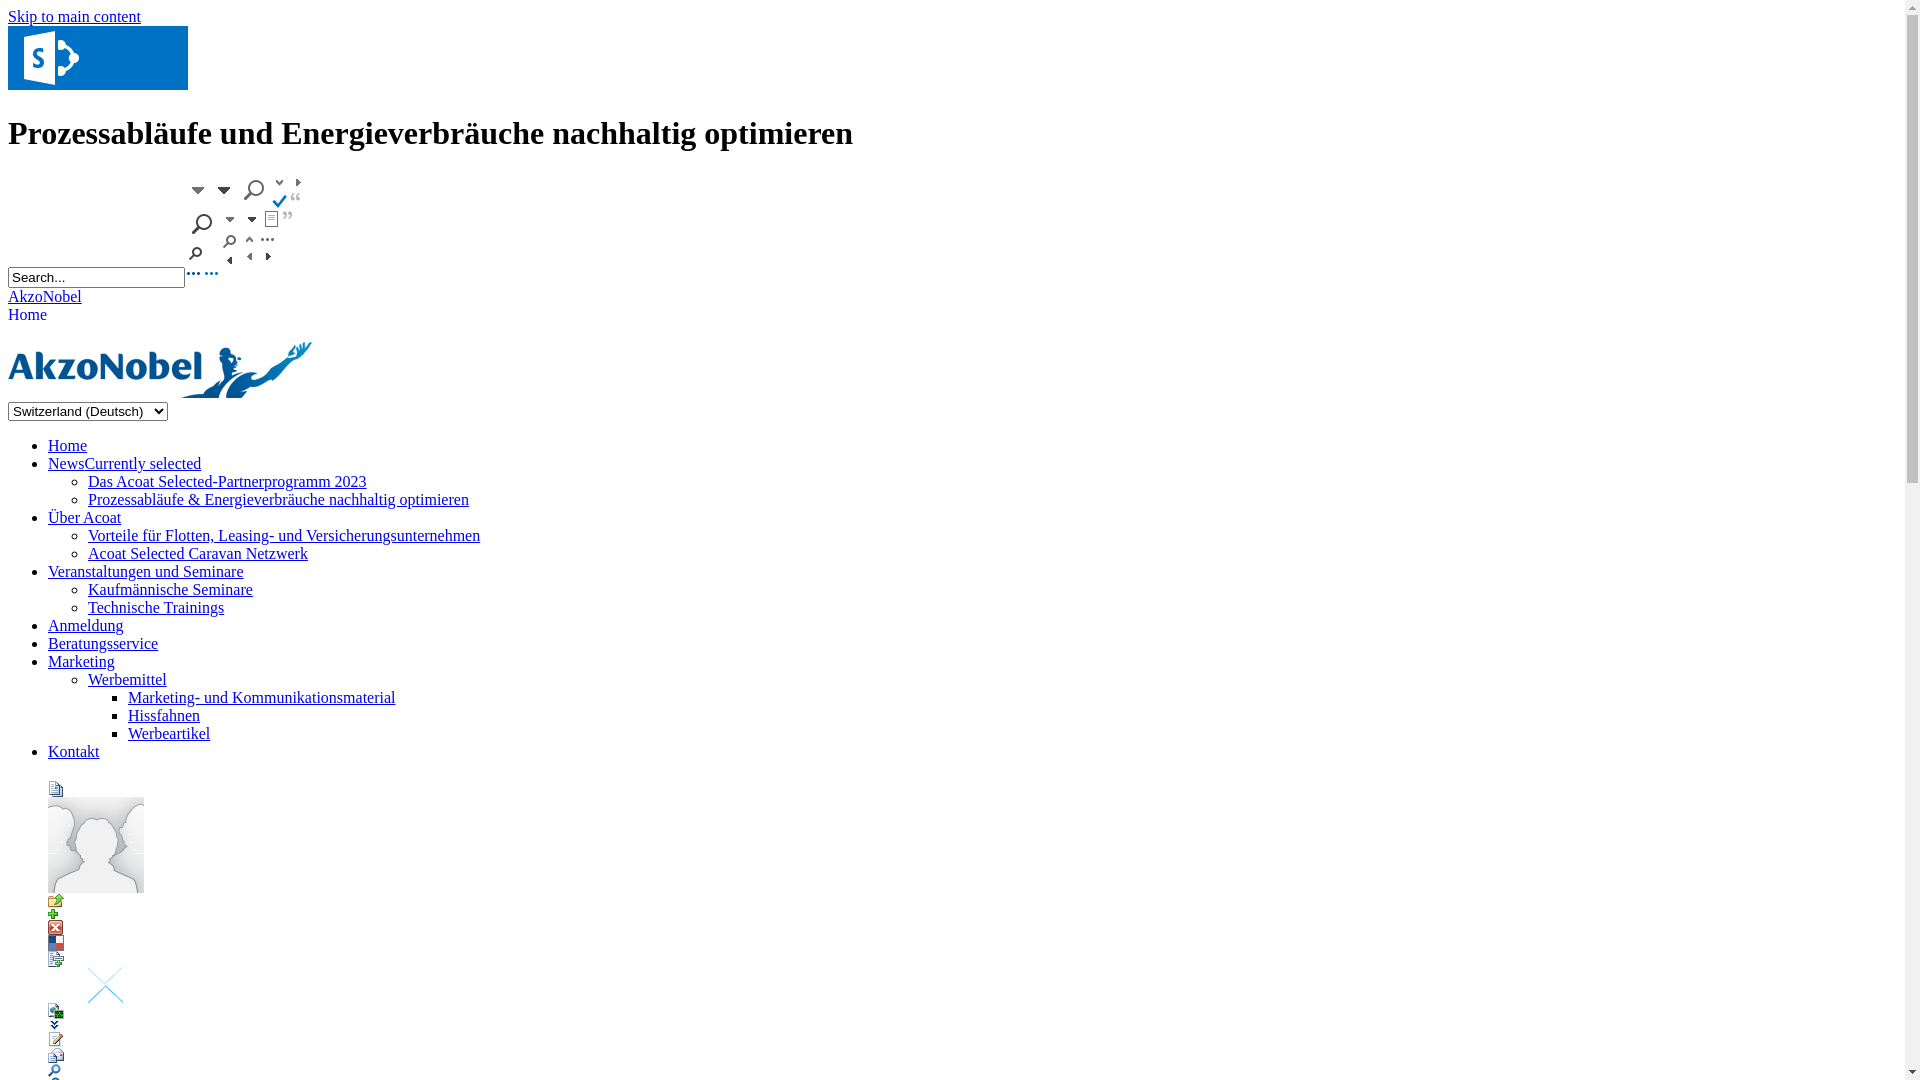 This screenshot has height=1080, width=1920. I want to click on 'Werbemittel', so click(126, 678).